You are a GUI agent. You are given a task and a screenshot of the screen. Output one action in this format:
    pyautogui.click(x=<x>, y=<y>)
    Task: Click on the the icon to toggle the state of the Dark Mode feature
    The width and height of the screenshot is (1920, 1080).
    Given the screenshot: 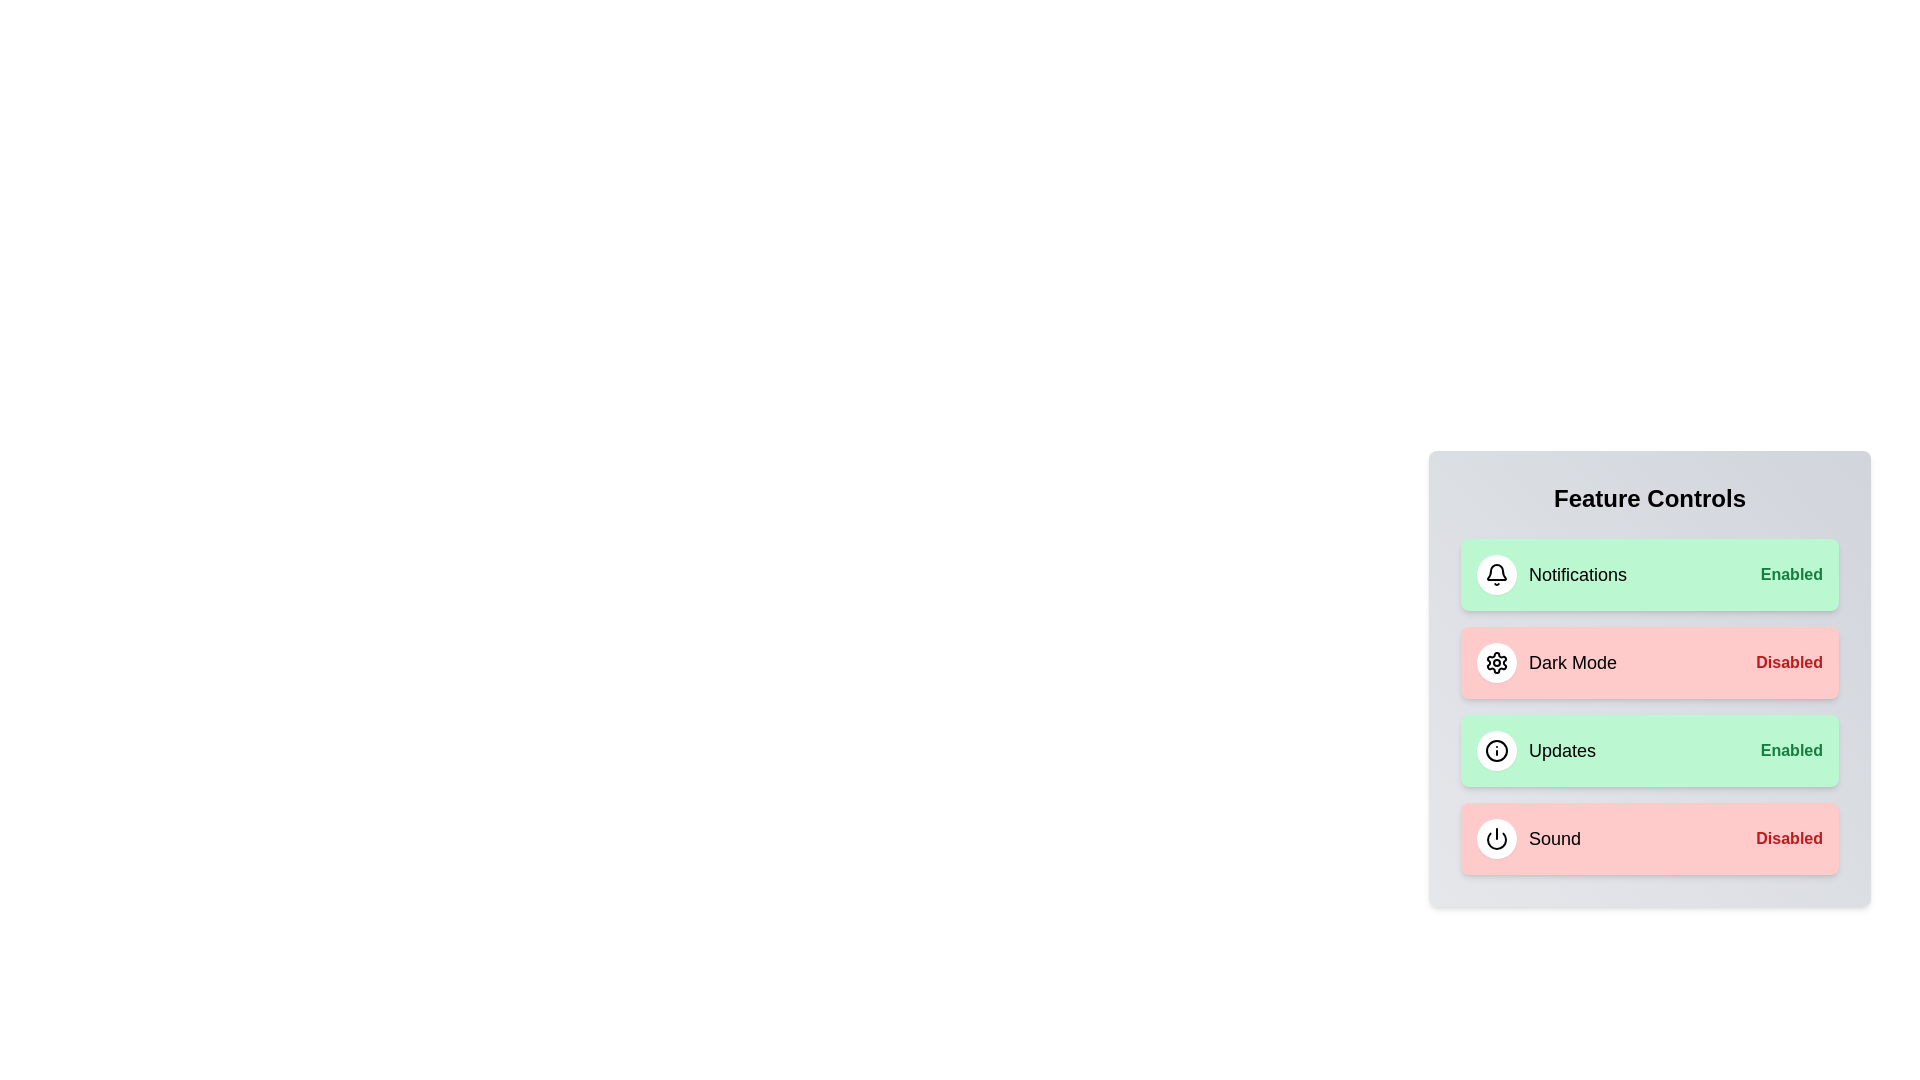 What is the action you would take?
    pyautogui.click(x=1497, y=663)
    